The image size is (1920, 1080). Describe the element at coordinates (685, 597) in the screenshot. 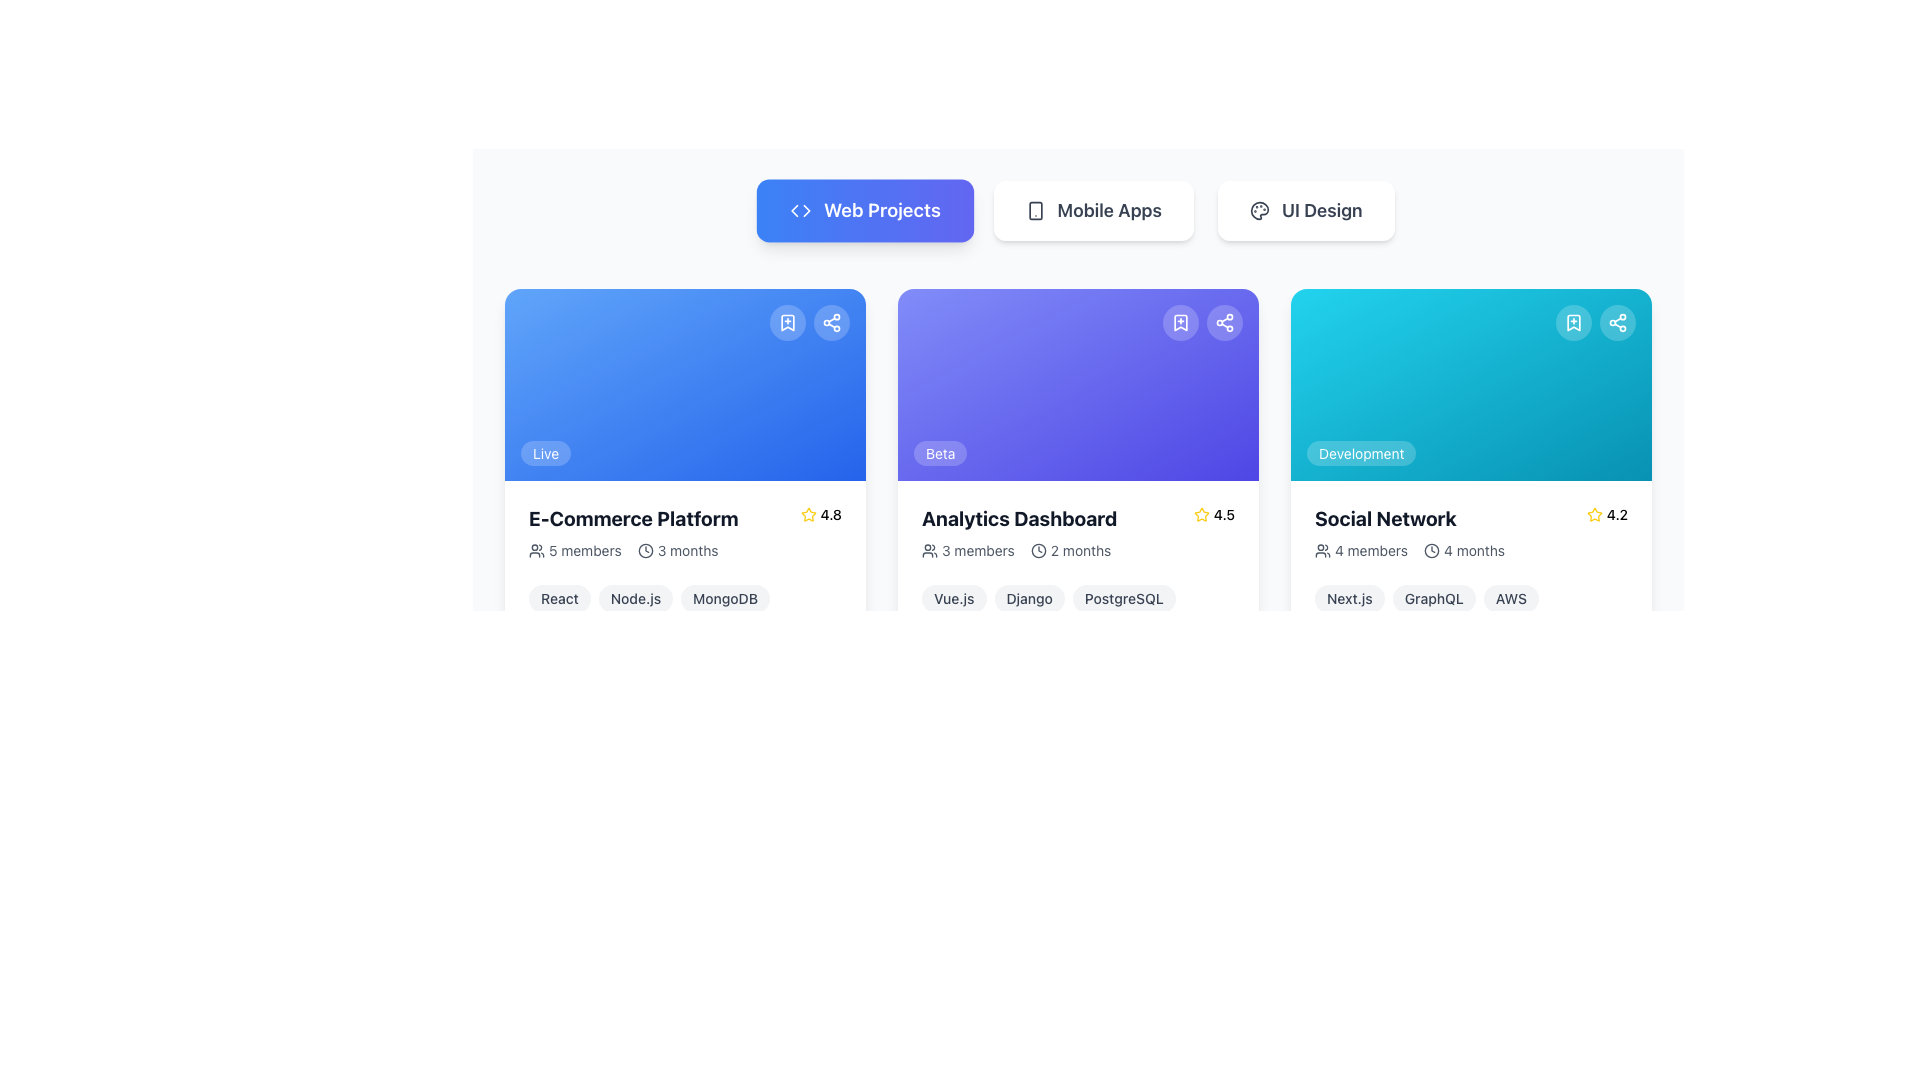

I see `each tag in the horizontal list of badges located in the 'E-Commerce Platform' card` at that location.